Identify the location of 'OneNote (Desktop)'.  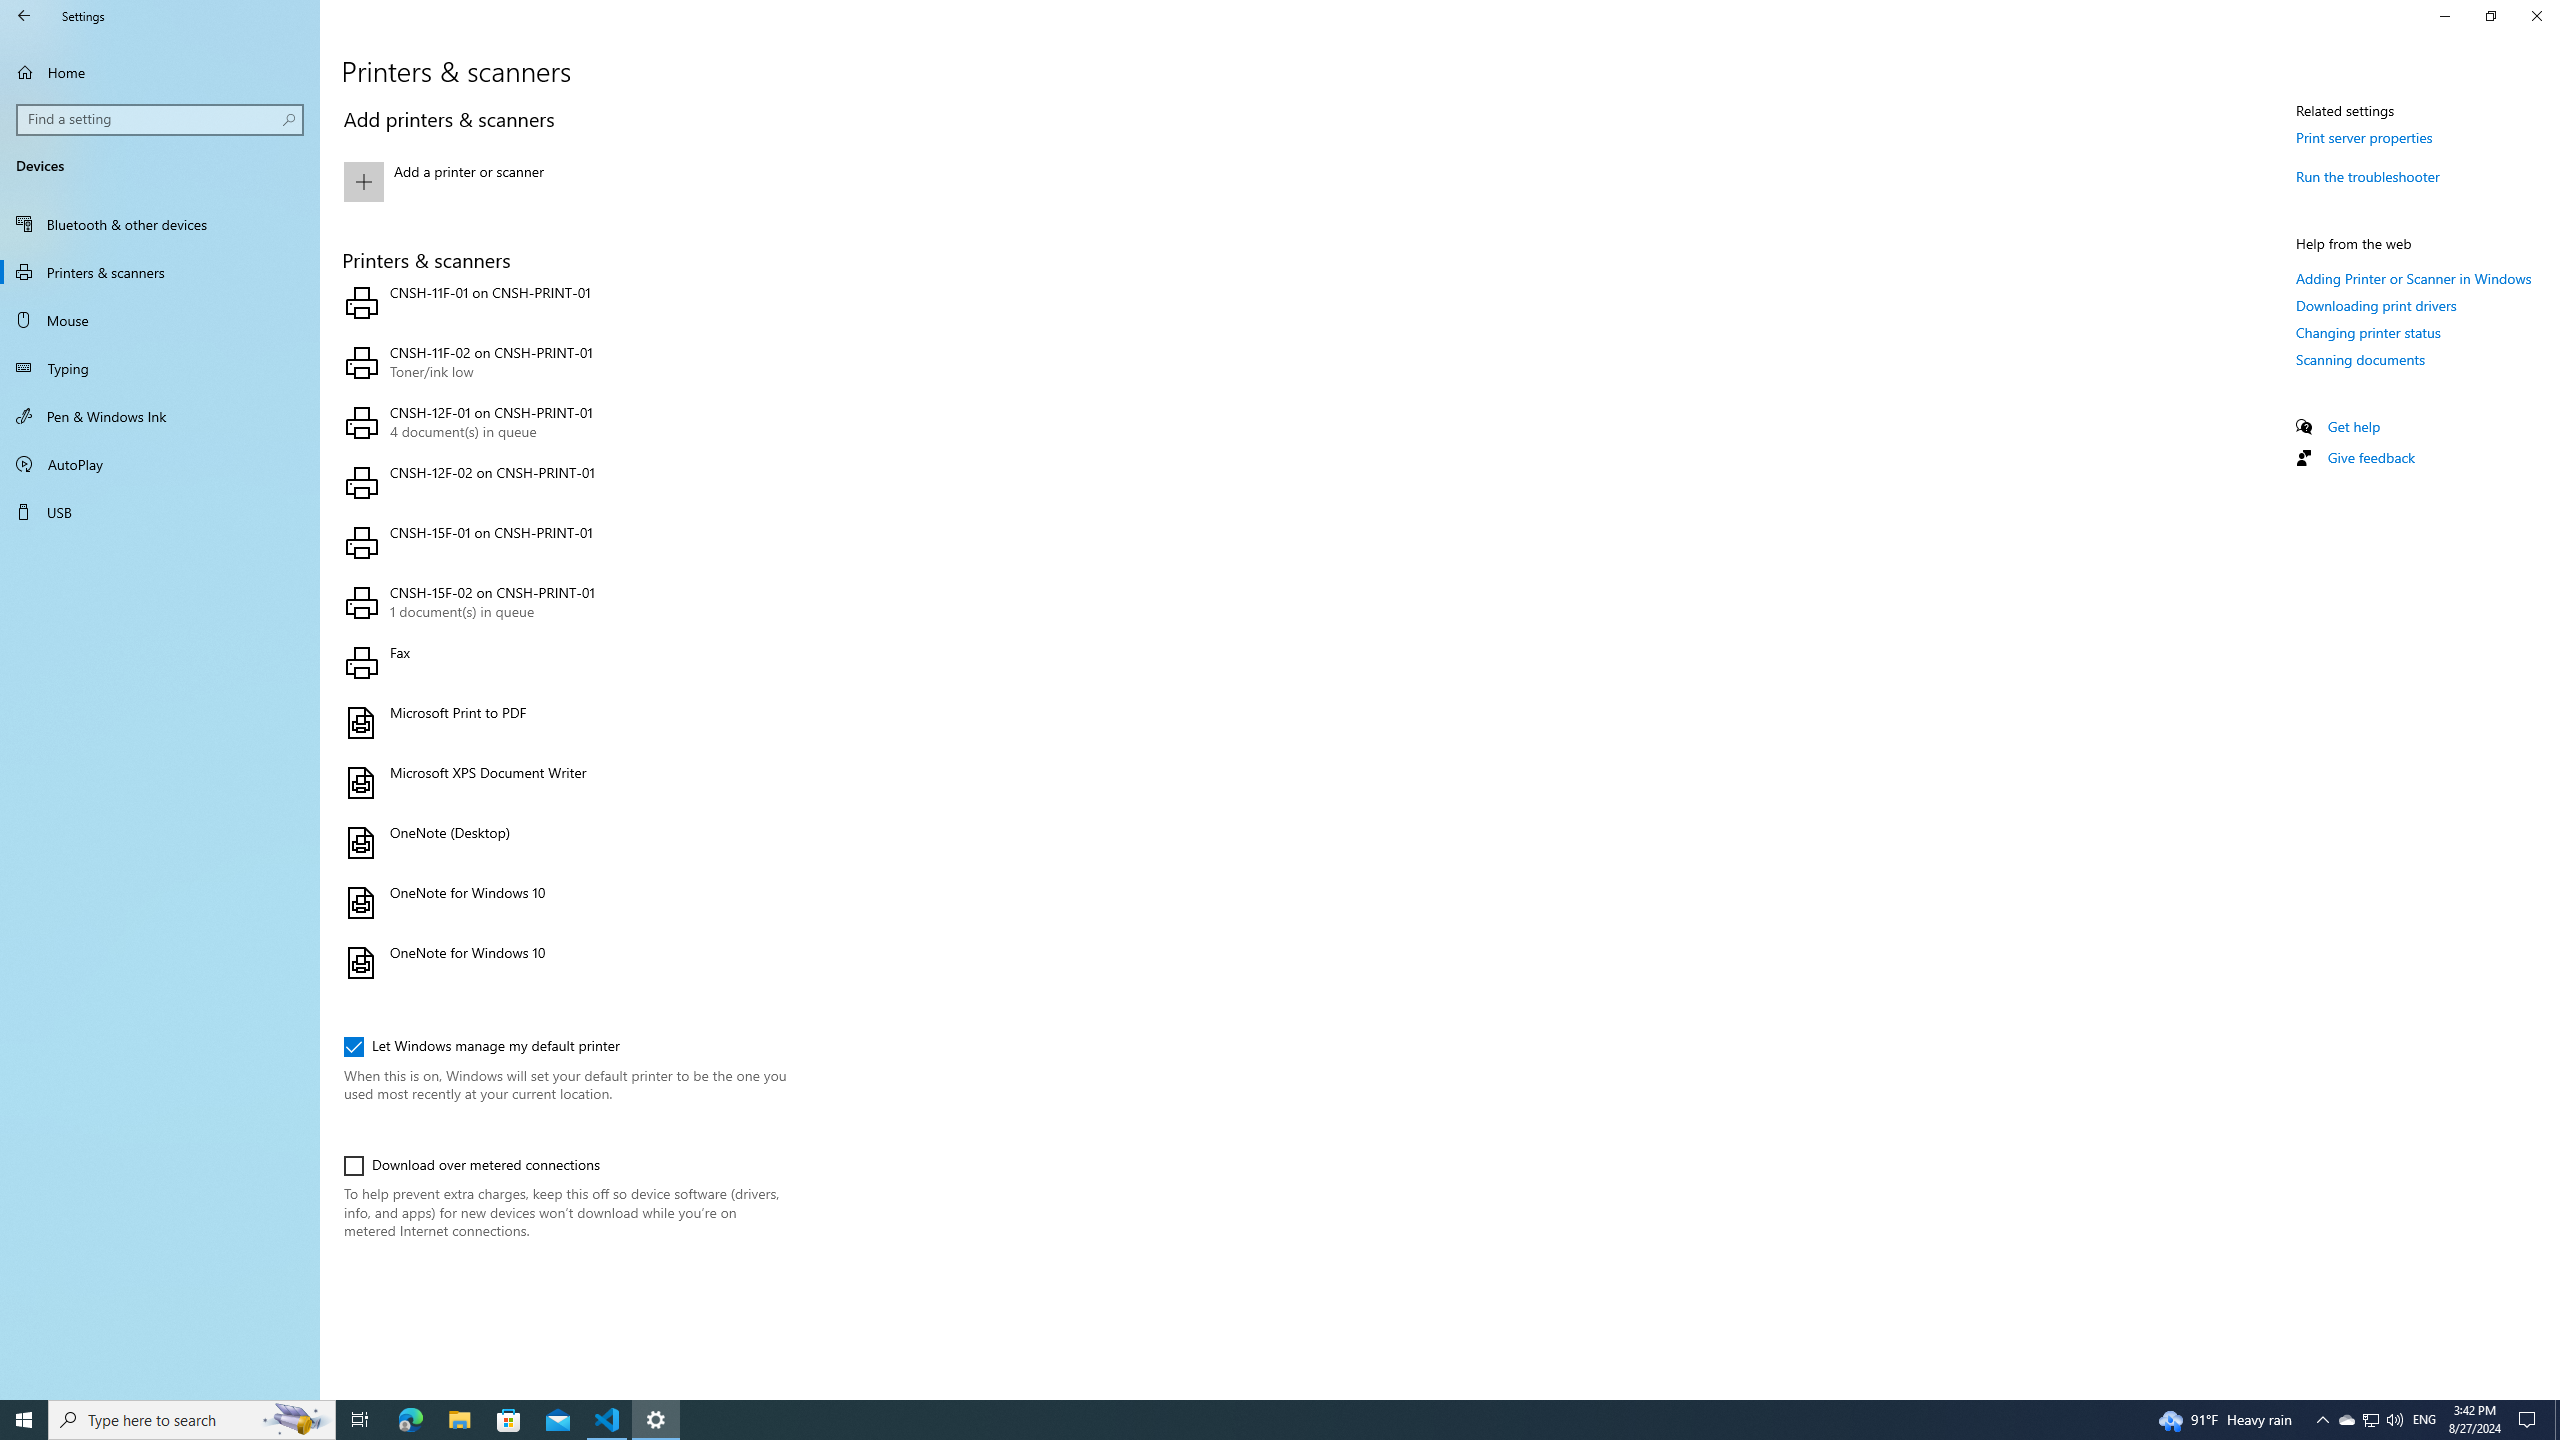
(560, 842).